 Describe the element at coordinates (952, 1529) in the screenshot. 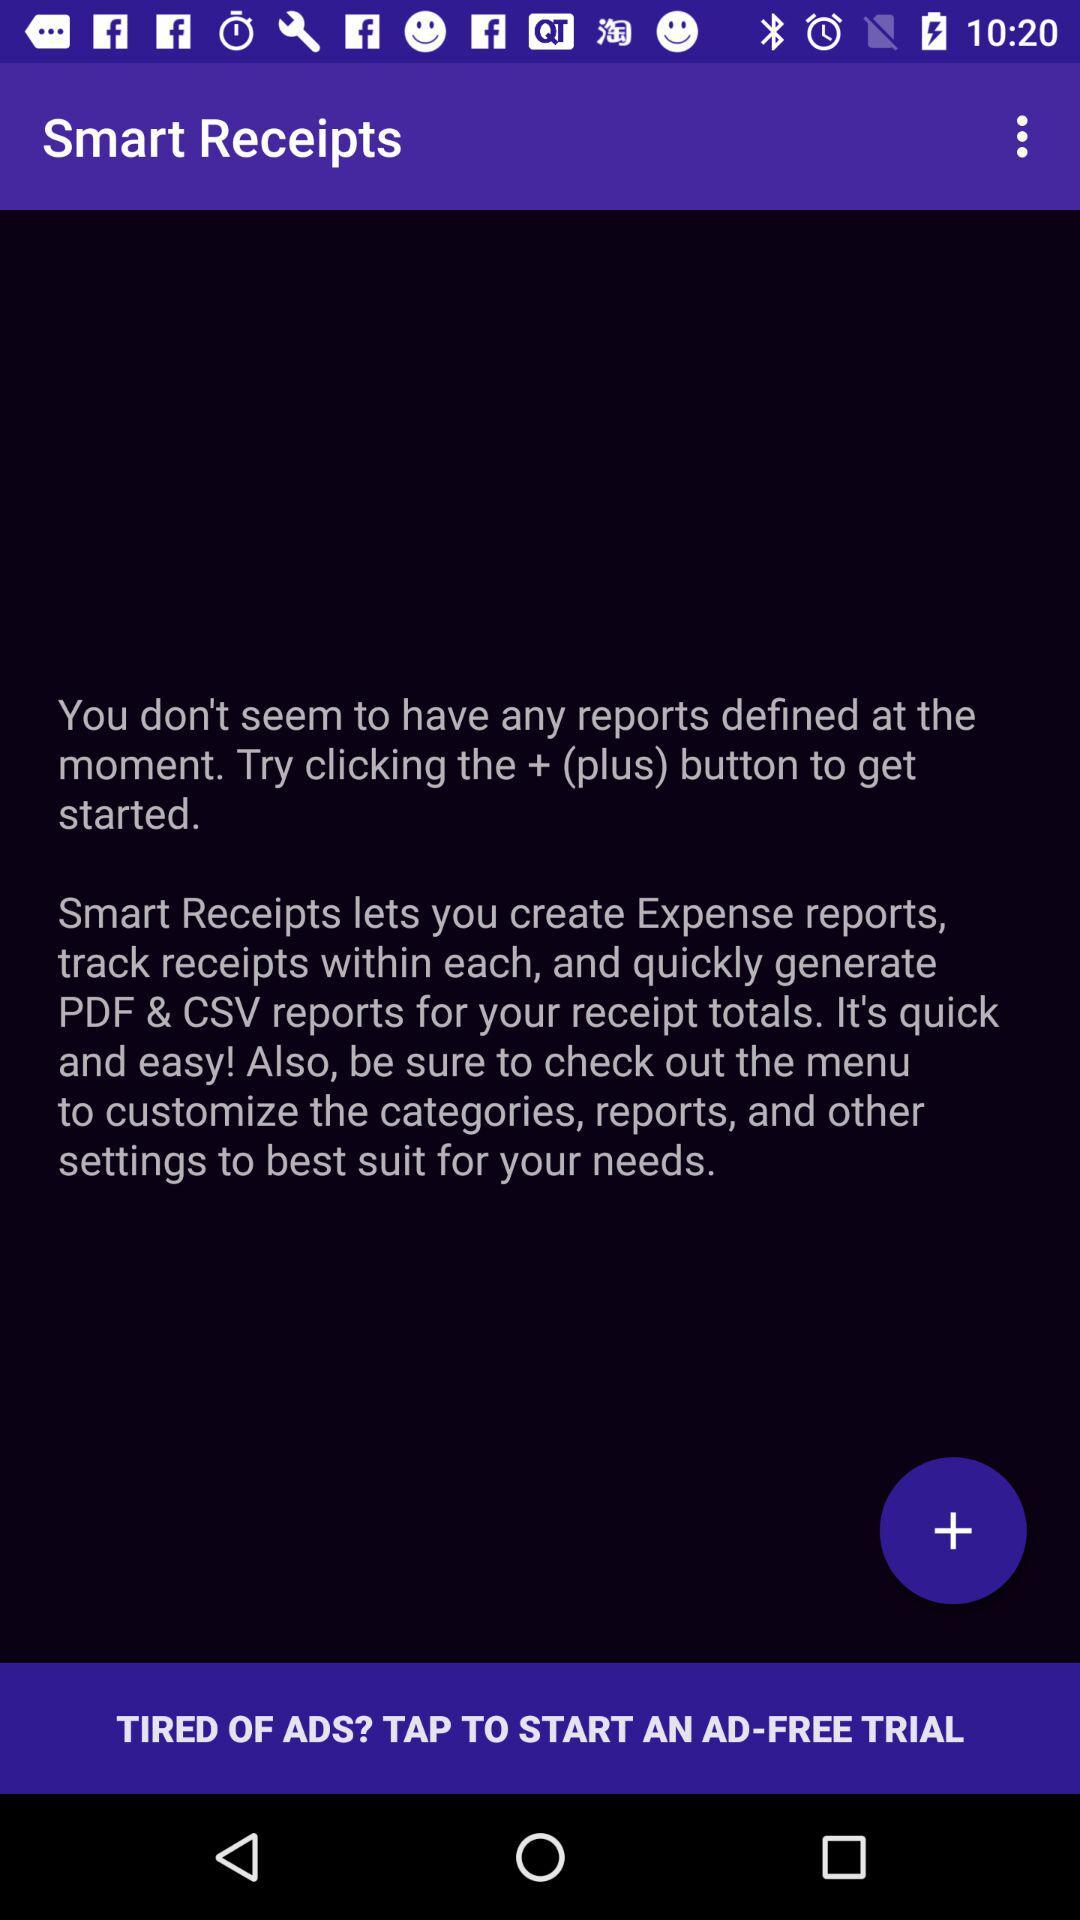

I see `report` at that location.